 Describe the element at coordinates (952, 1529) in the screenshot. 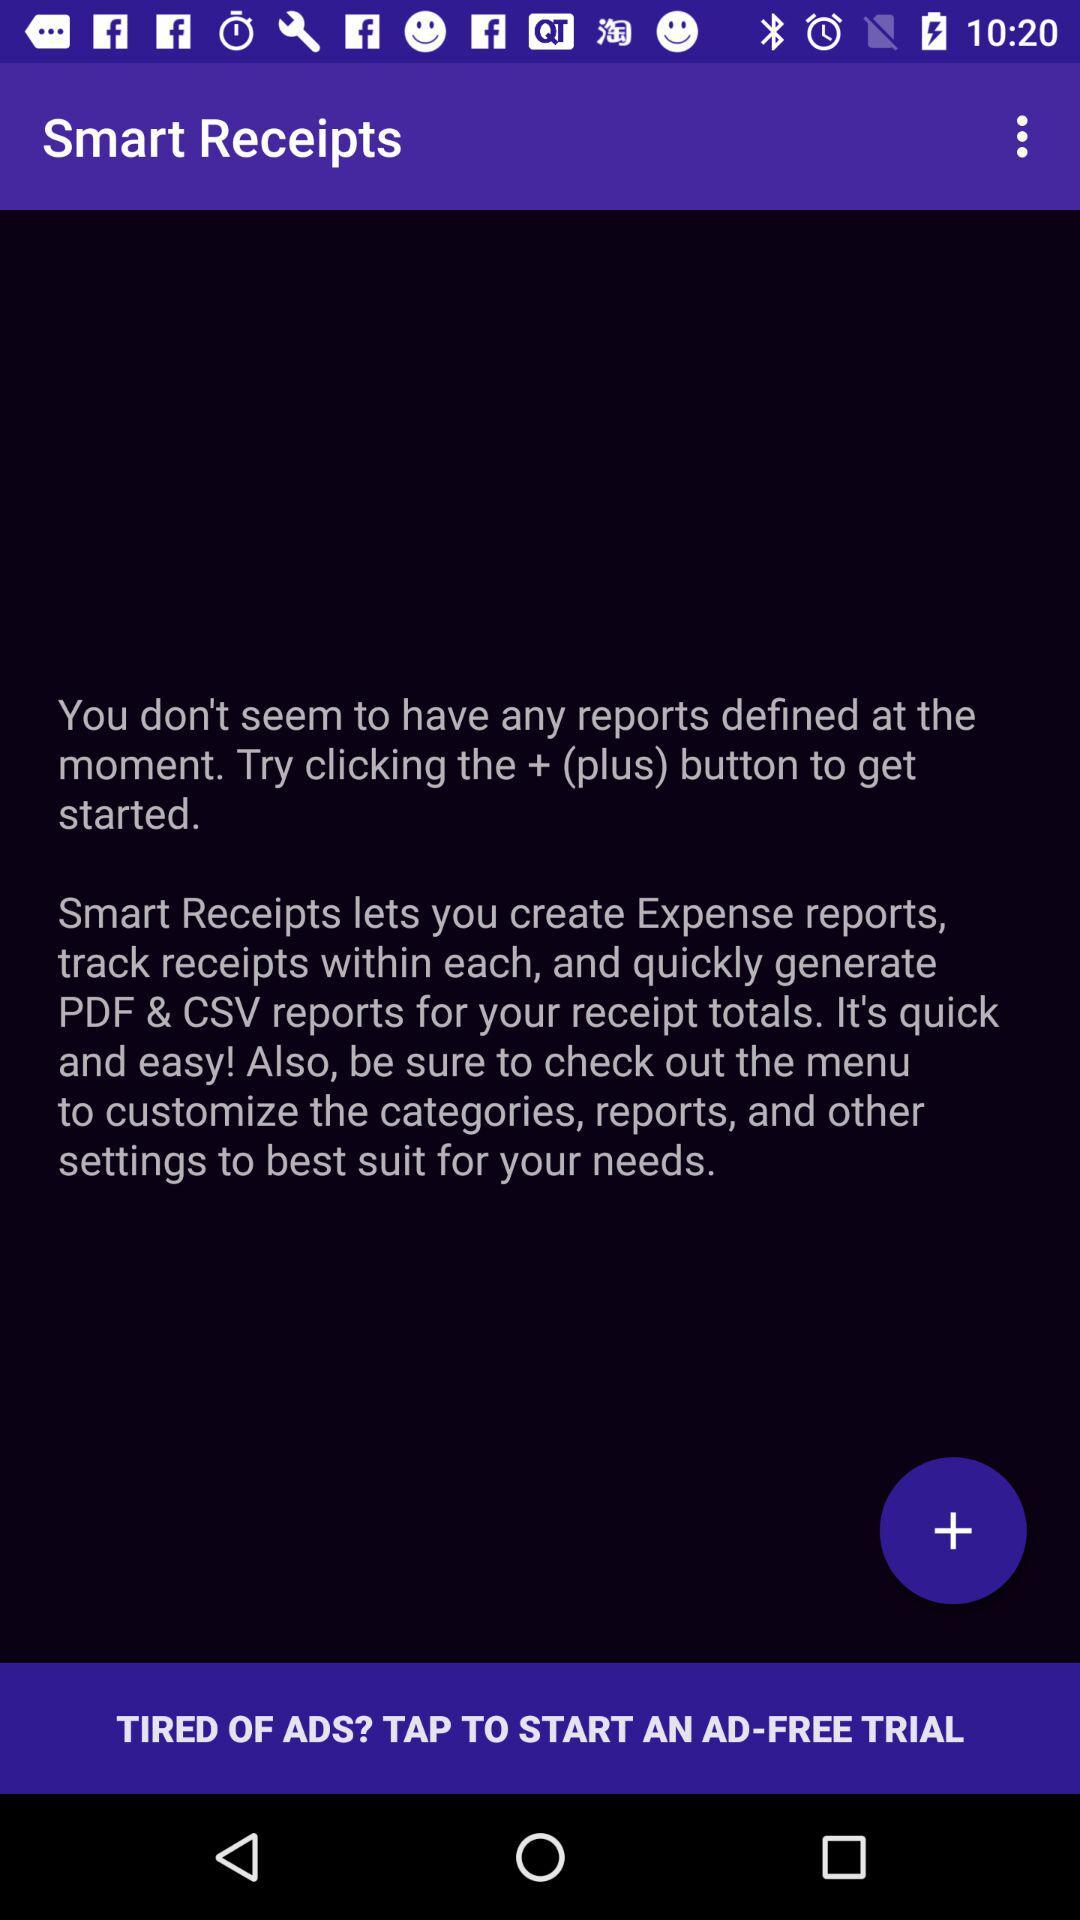

I see `report` at that location.